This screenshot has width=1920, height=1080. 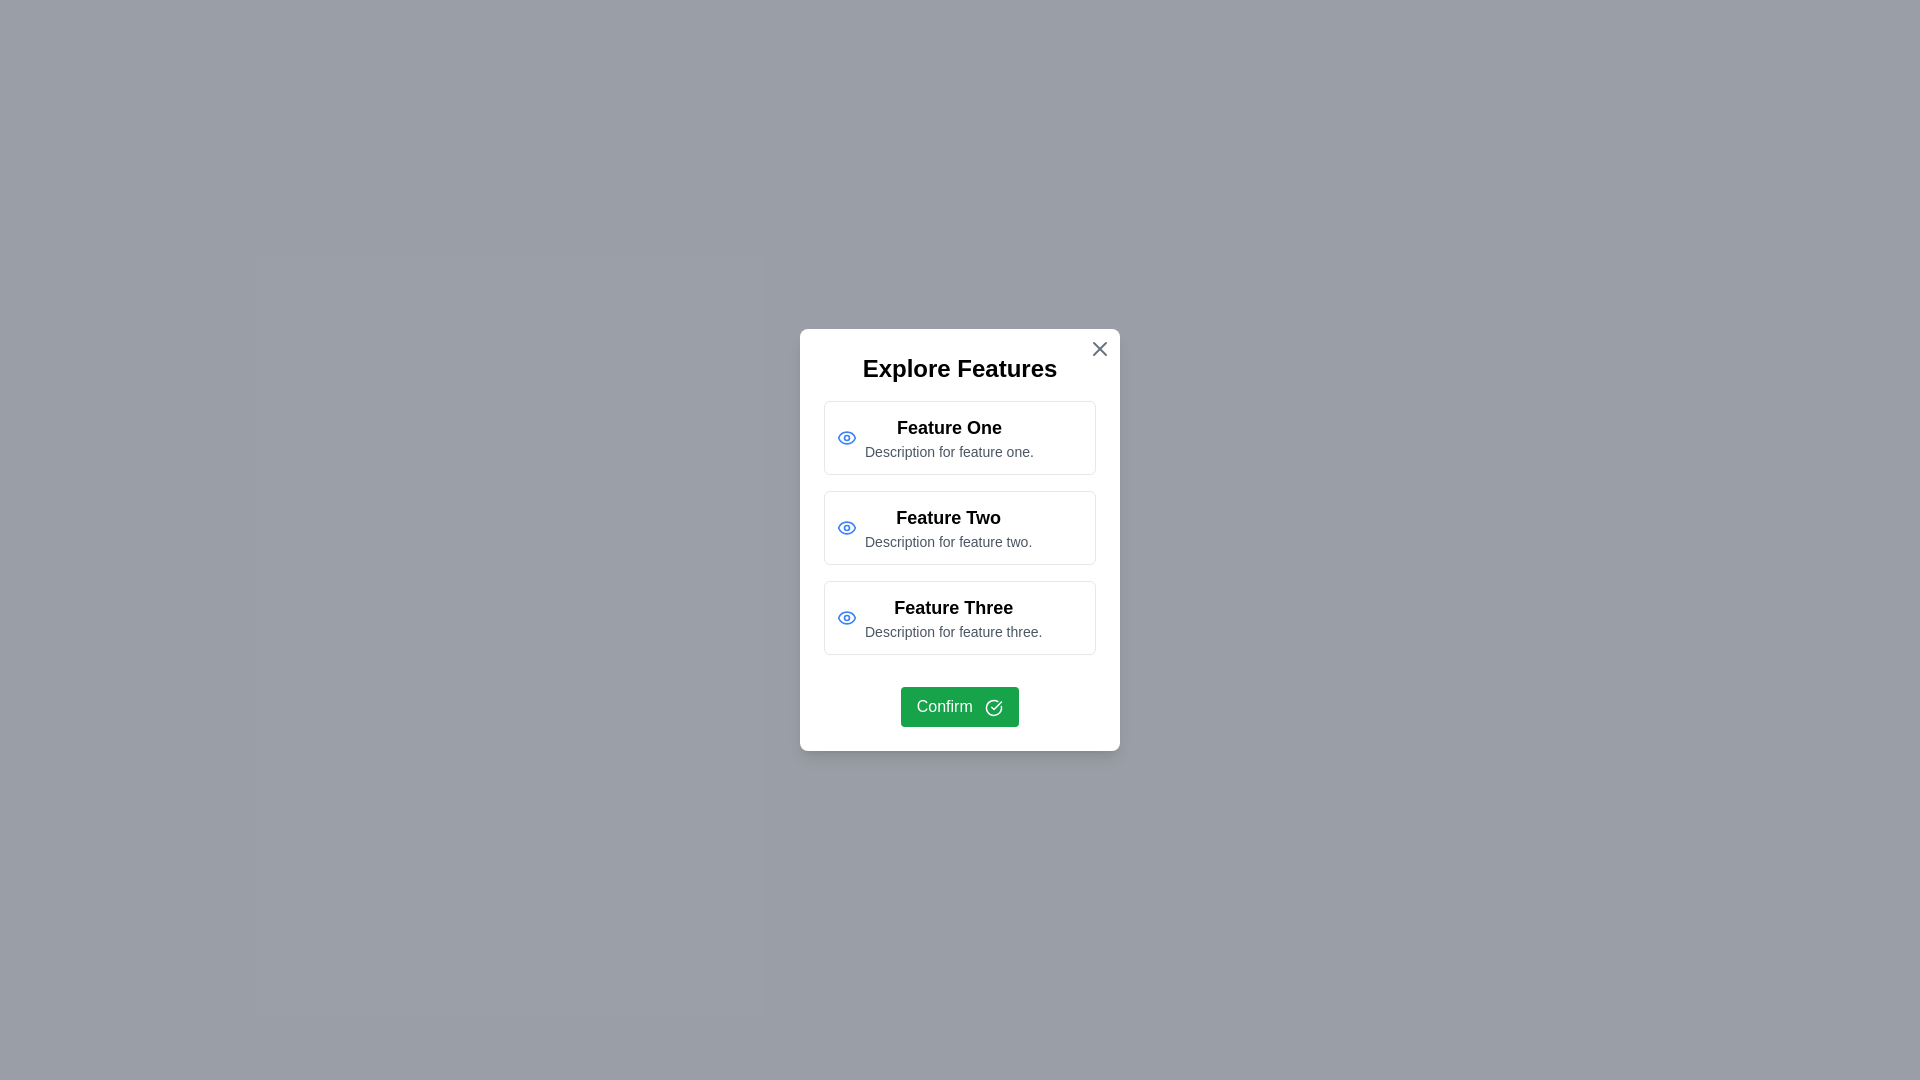 What do you see at coordinates (960, 527) in the screenshot?
I see `the feature item corresponding to Feature Two` at bounding box center [960, 527].